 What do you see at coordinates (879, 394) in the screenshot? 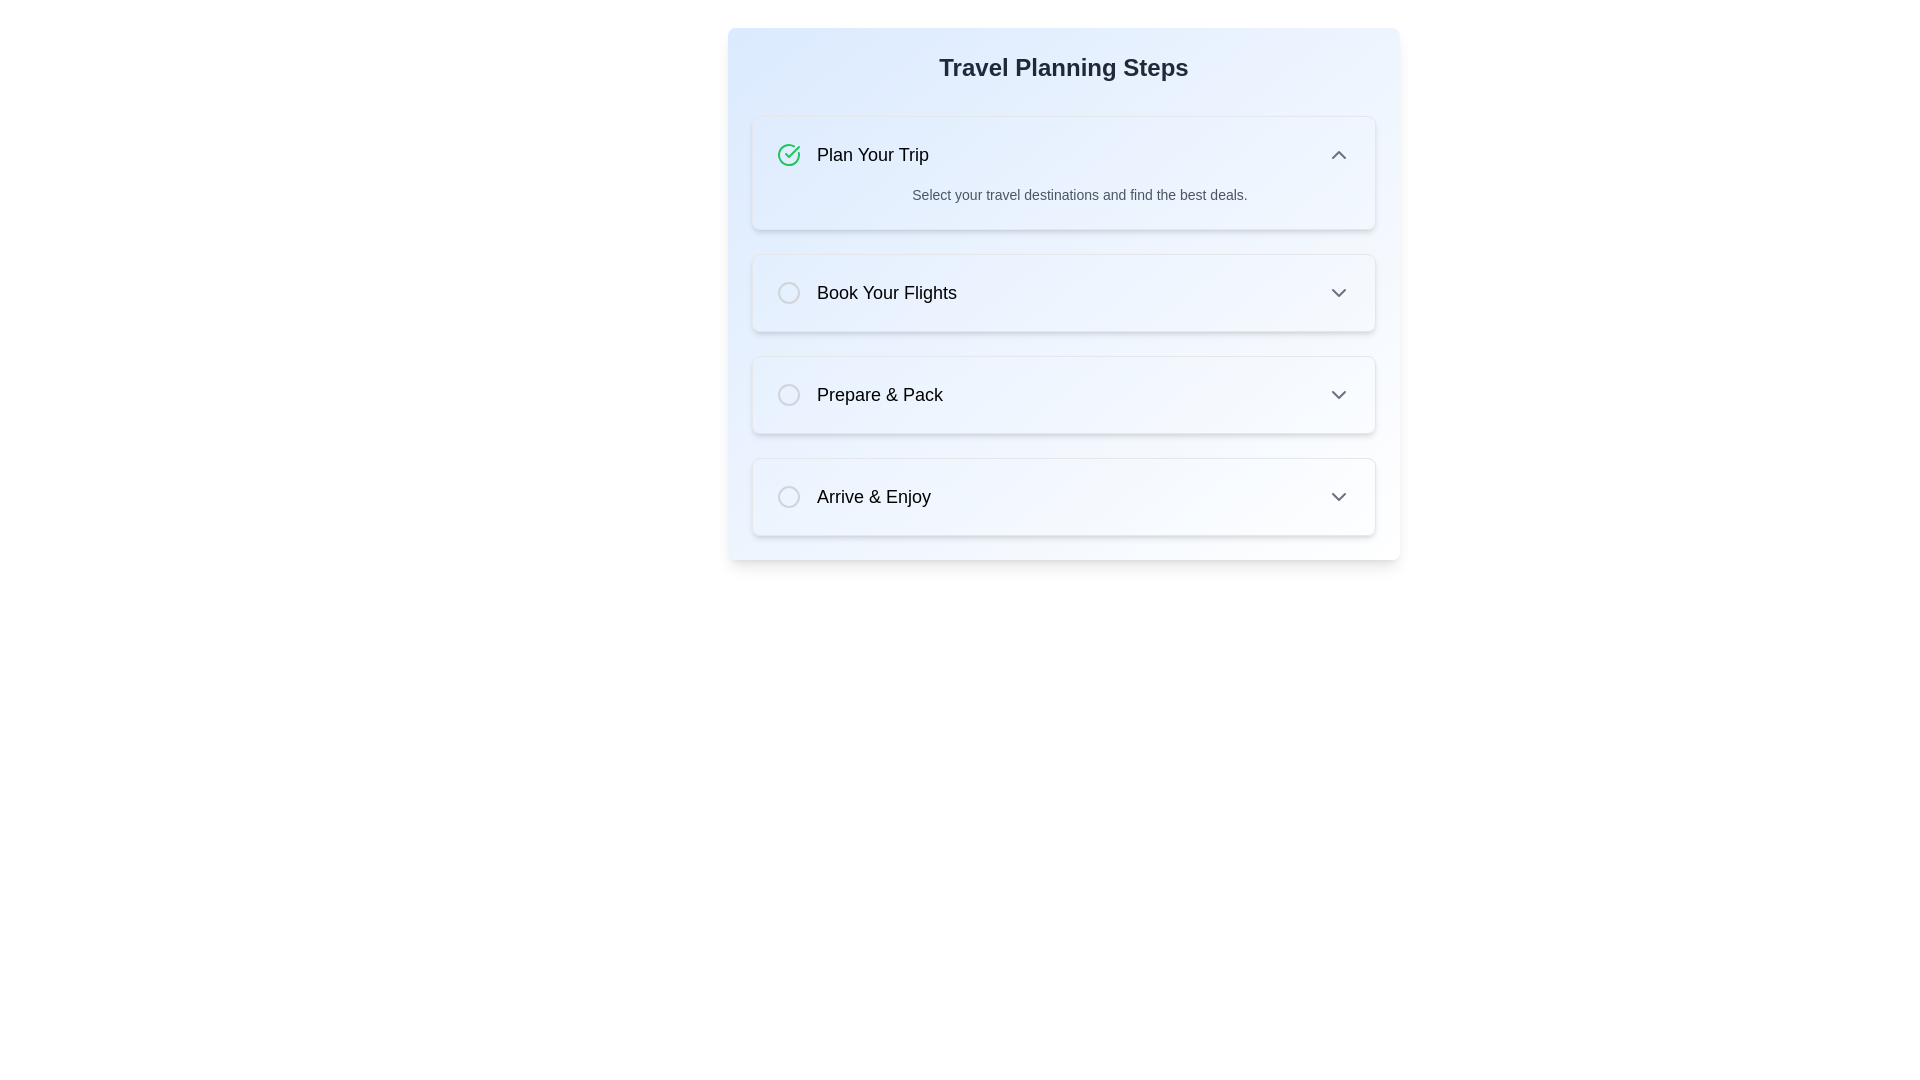
I see `the text label displaying 'Prepare & Pack', which is the second item in the 'Travel Planning Steps' list, positioned after a circular icon` at bounding box center [879, 394].